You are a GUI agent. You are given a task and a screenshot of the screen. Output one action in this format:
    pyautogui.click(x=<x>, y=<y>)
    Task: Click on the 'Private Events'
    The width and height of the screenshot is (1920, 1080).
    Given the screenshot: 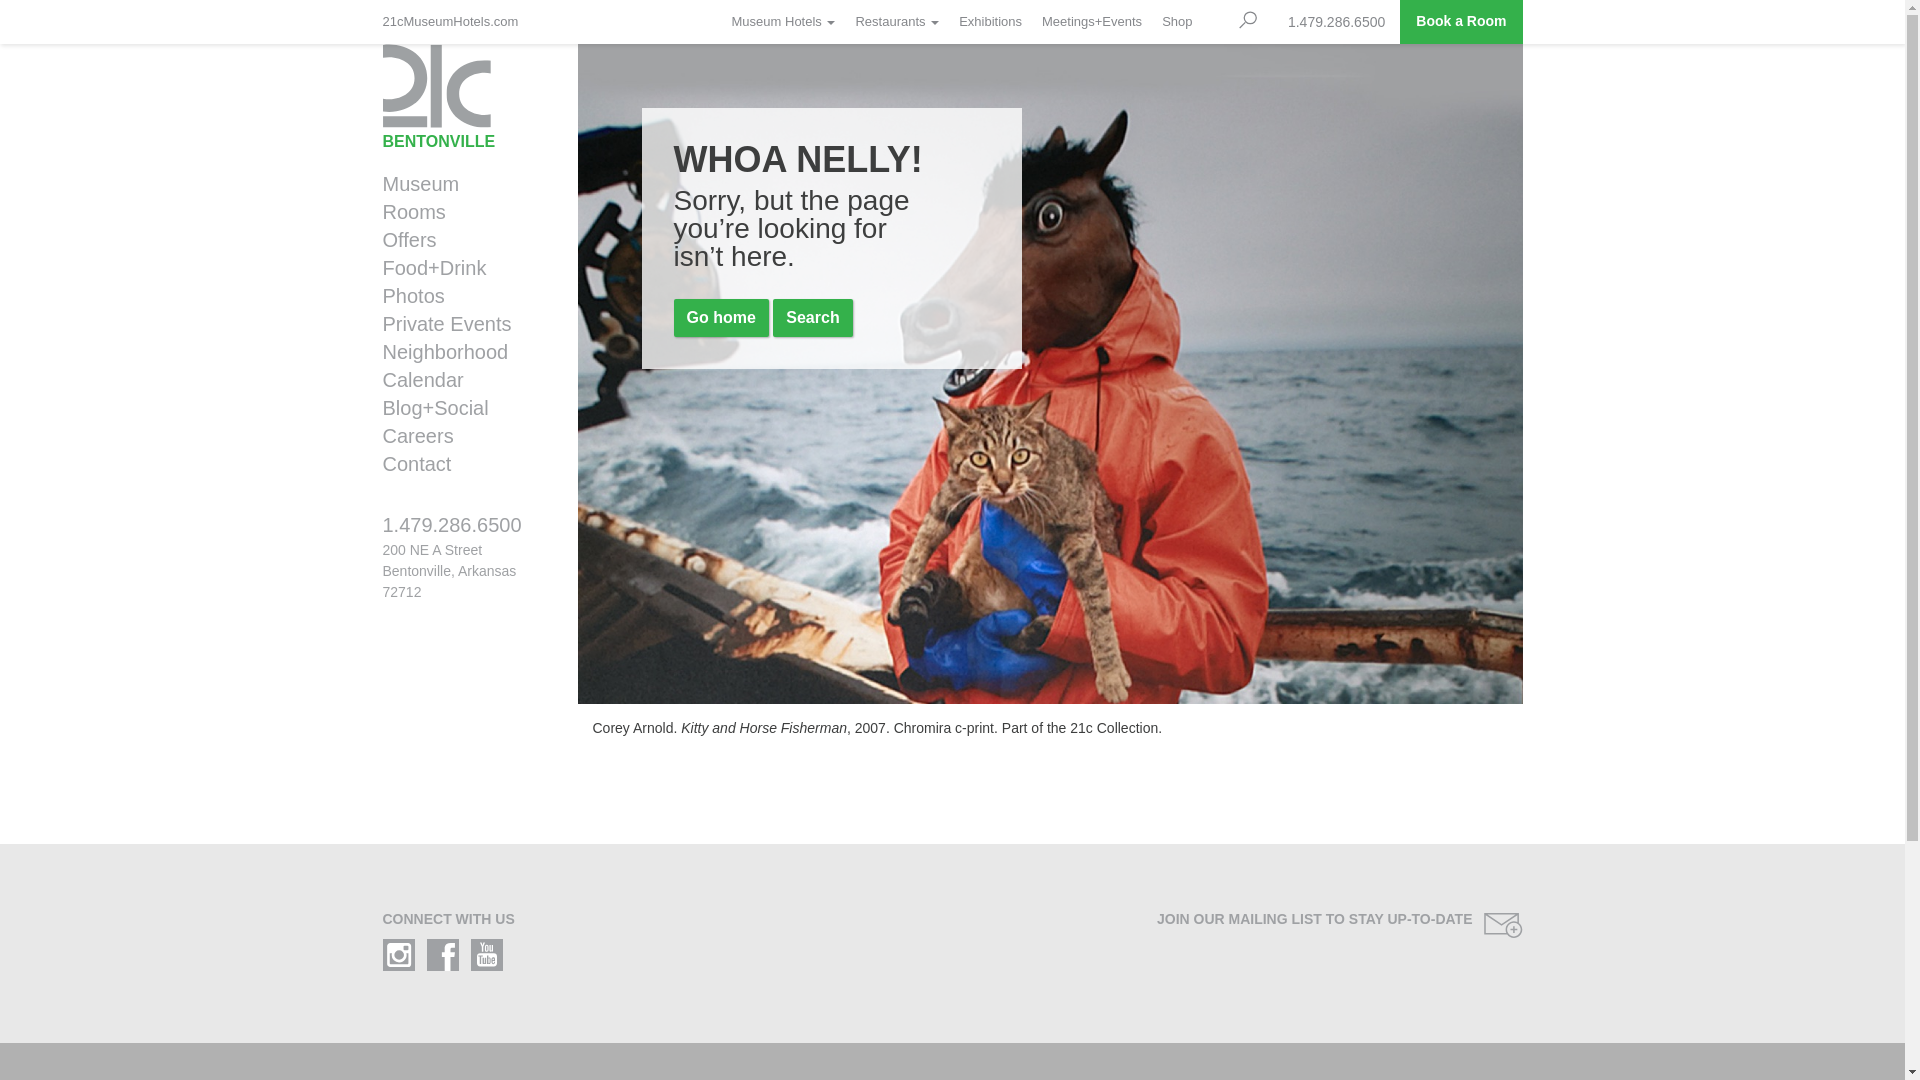 What is the action you would take?
    pyautogui.click(x=457, y=323)
    